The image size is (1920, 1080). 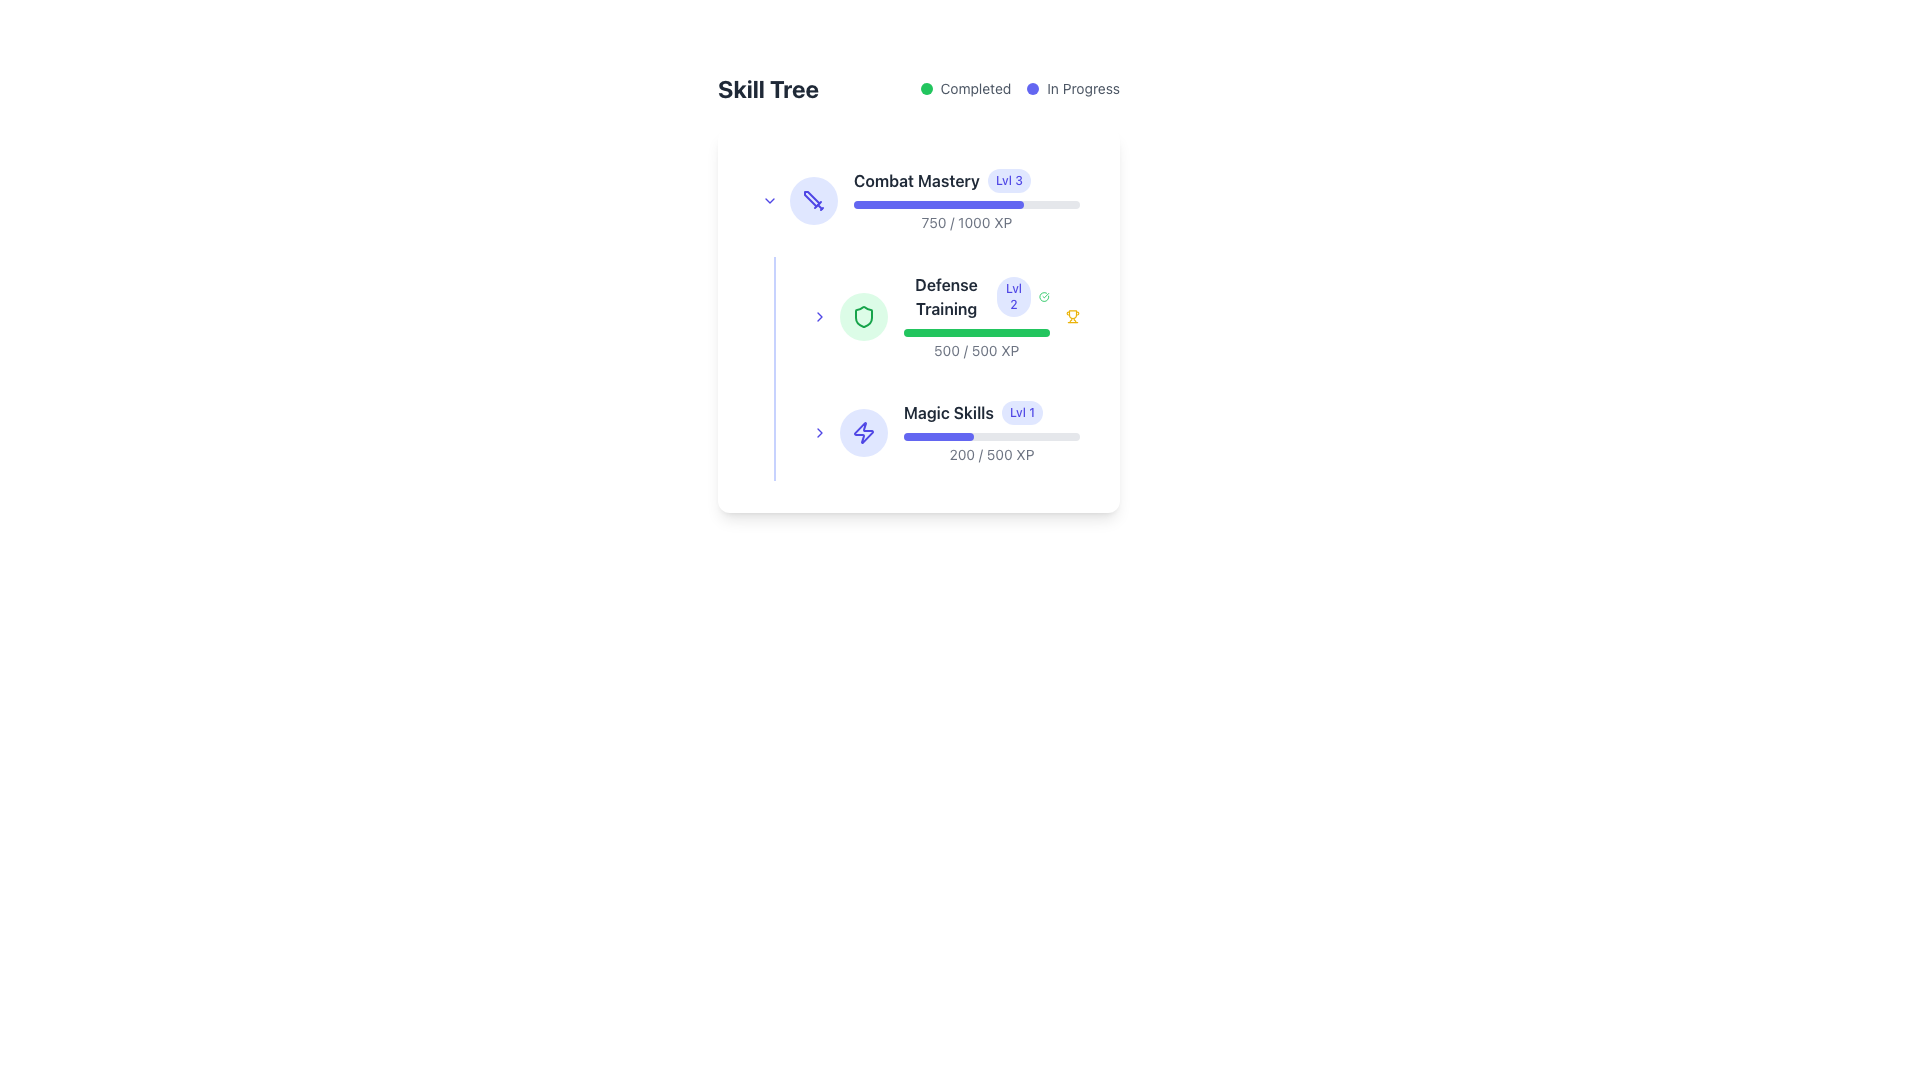 What do you see at coordinates (864, 431) in the screenshot?
I see `the 'Magic Skills' icon located in the lower section of the skill tree interface, adjacent to the 'Magic Skills' section, by moving the cursor to its center point` at bounding box center [864, 431].